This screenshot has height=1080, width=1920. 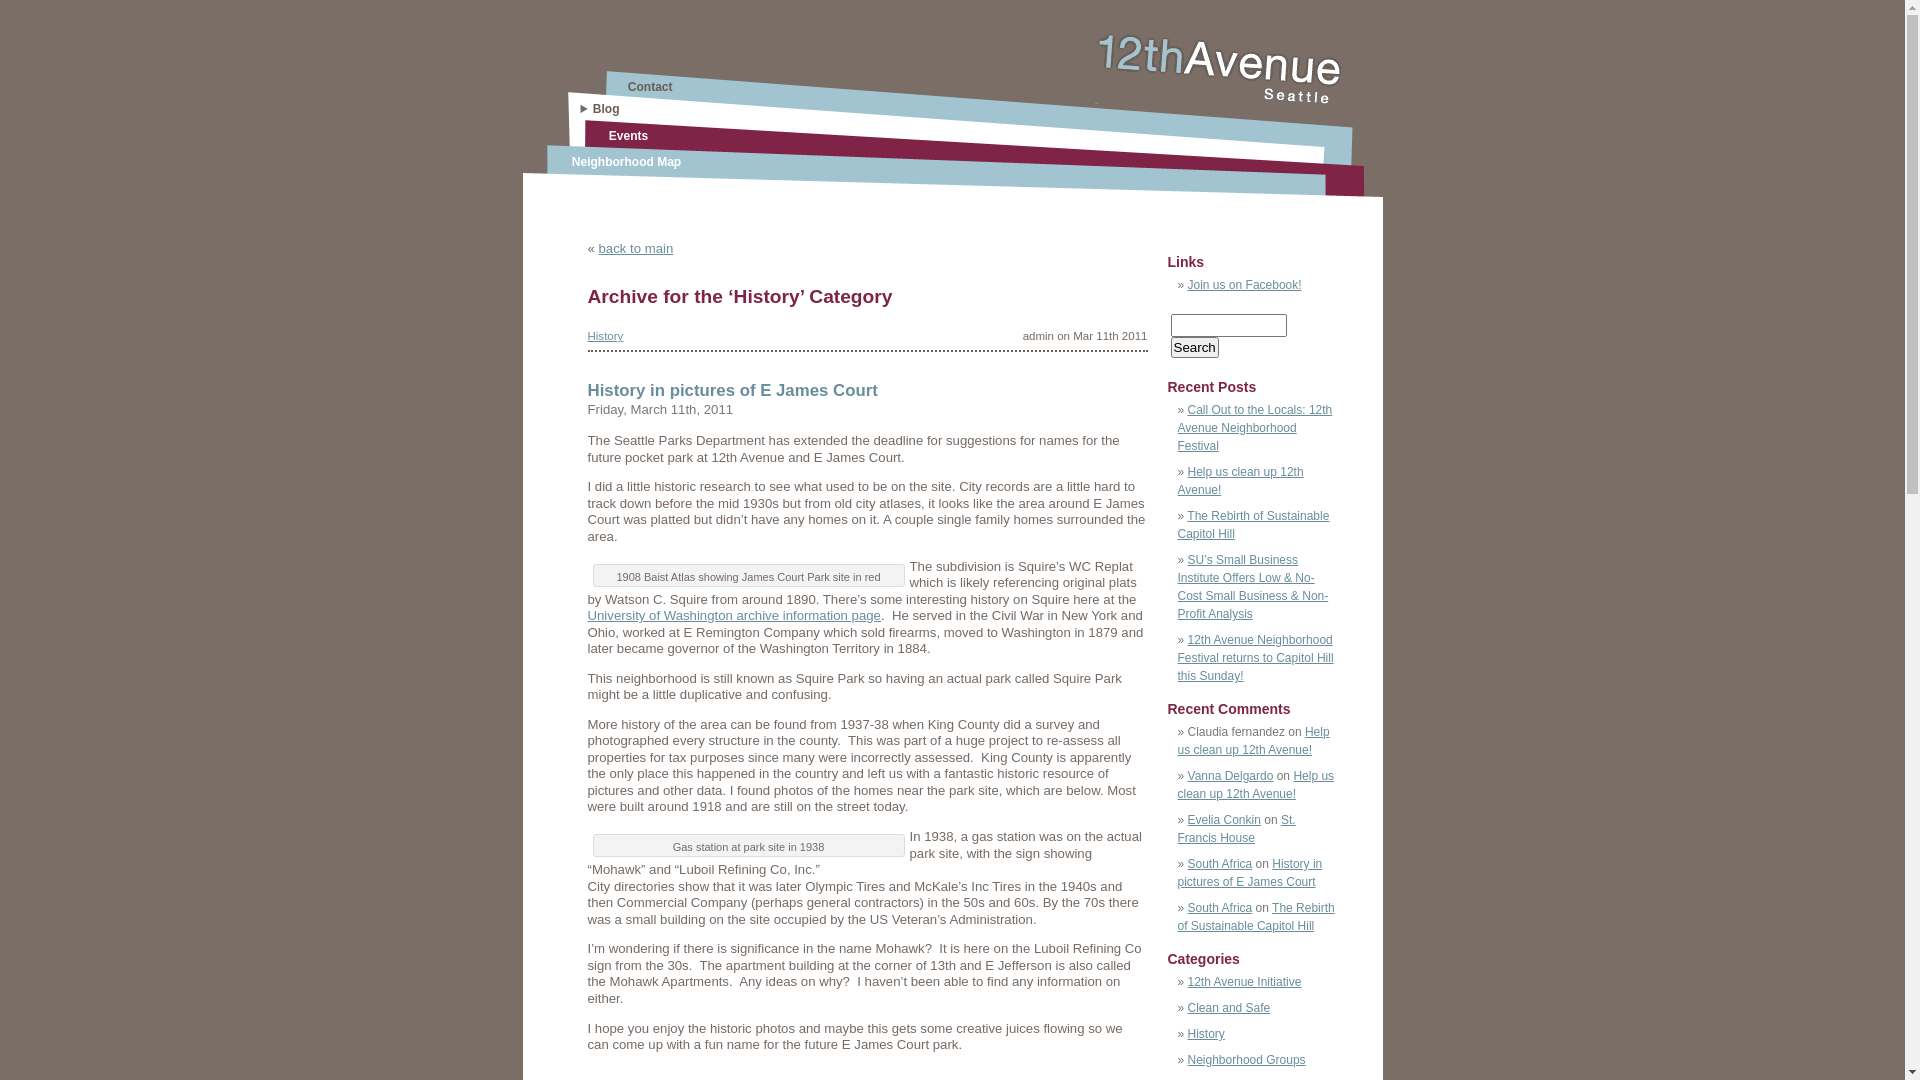 What do you see at coordinates (597, 247) in the screenshot?
I see `'back to main'` at bounding box center [597, 247].